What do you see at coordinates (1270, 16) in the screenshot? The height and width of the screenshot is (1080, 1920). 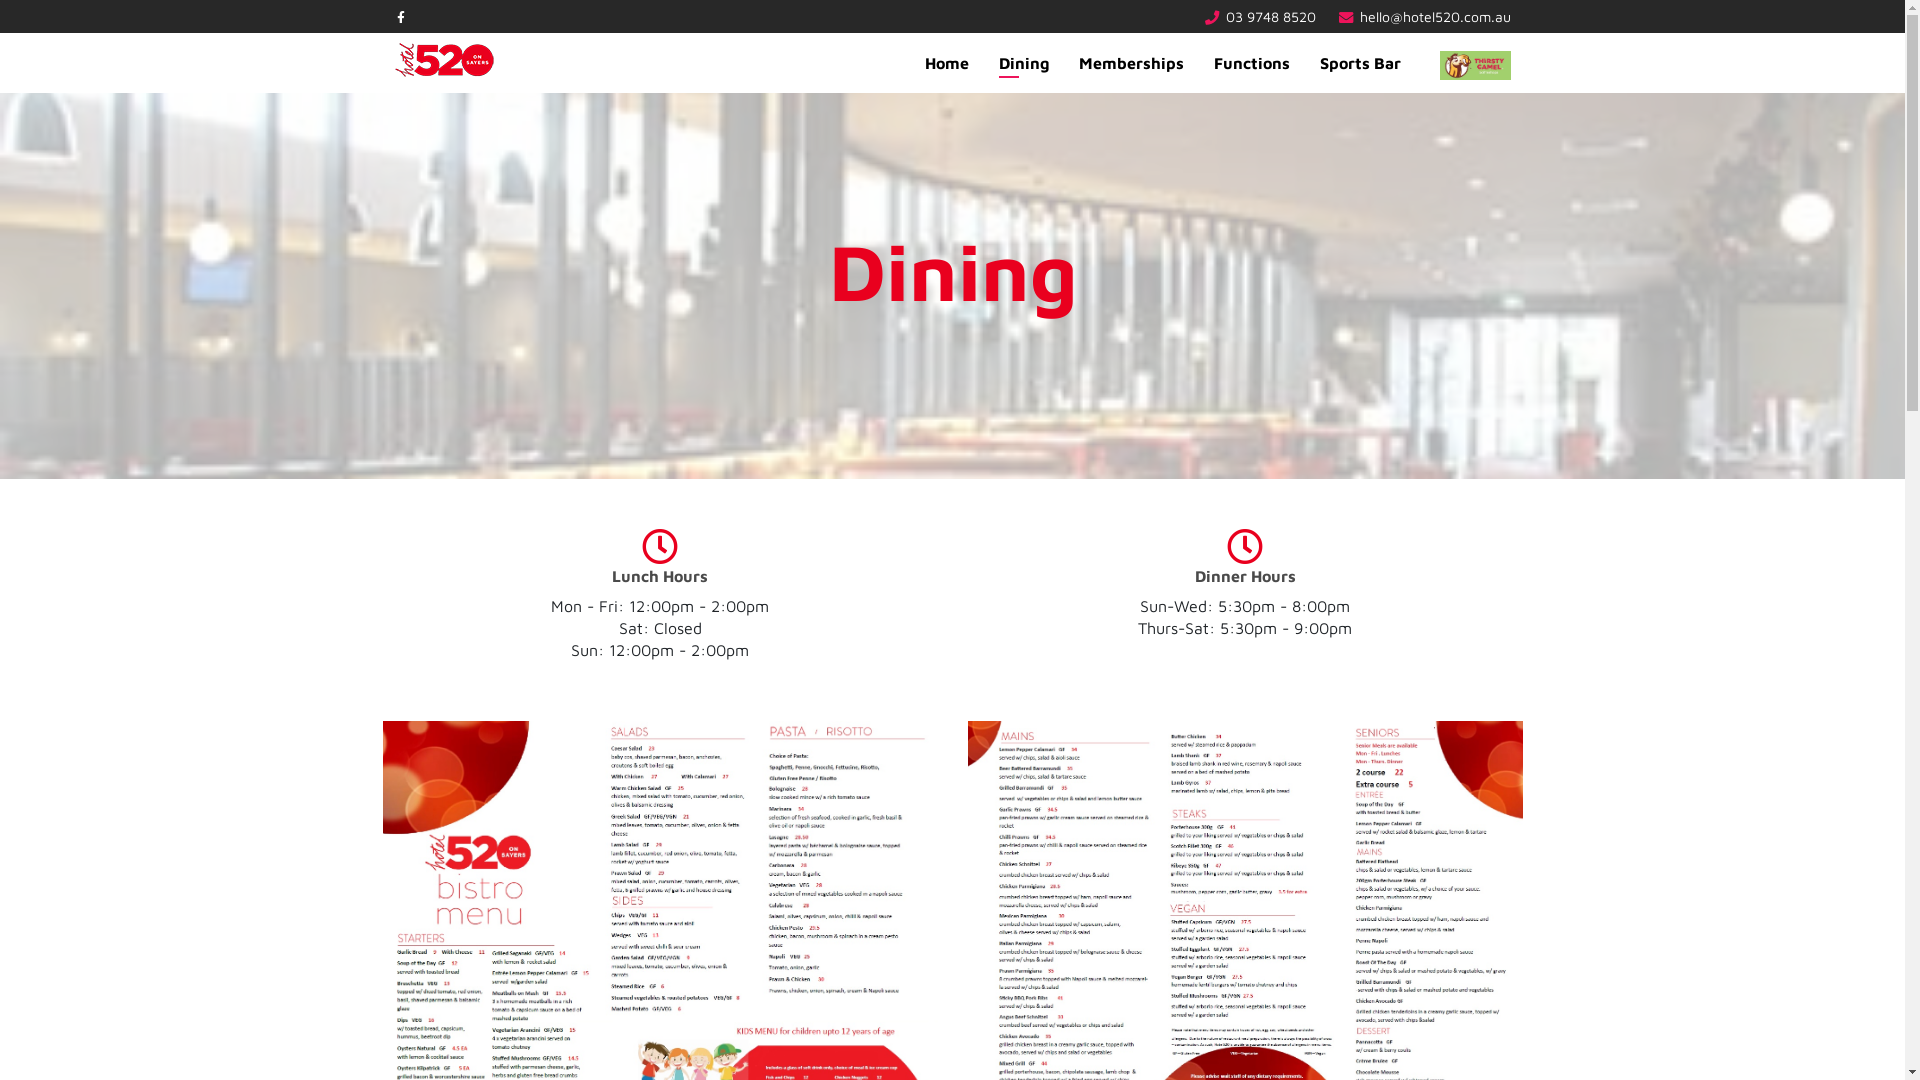 I see `'03 9748 8520'` at bounding box center [1270, 16].